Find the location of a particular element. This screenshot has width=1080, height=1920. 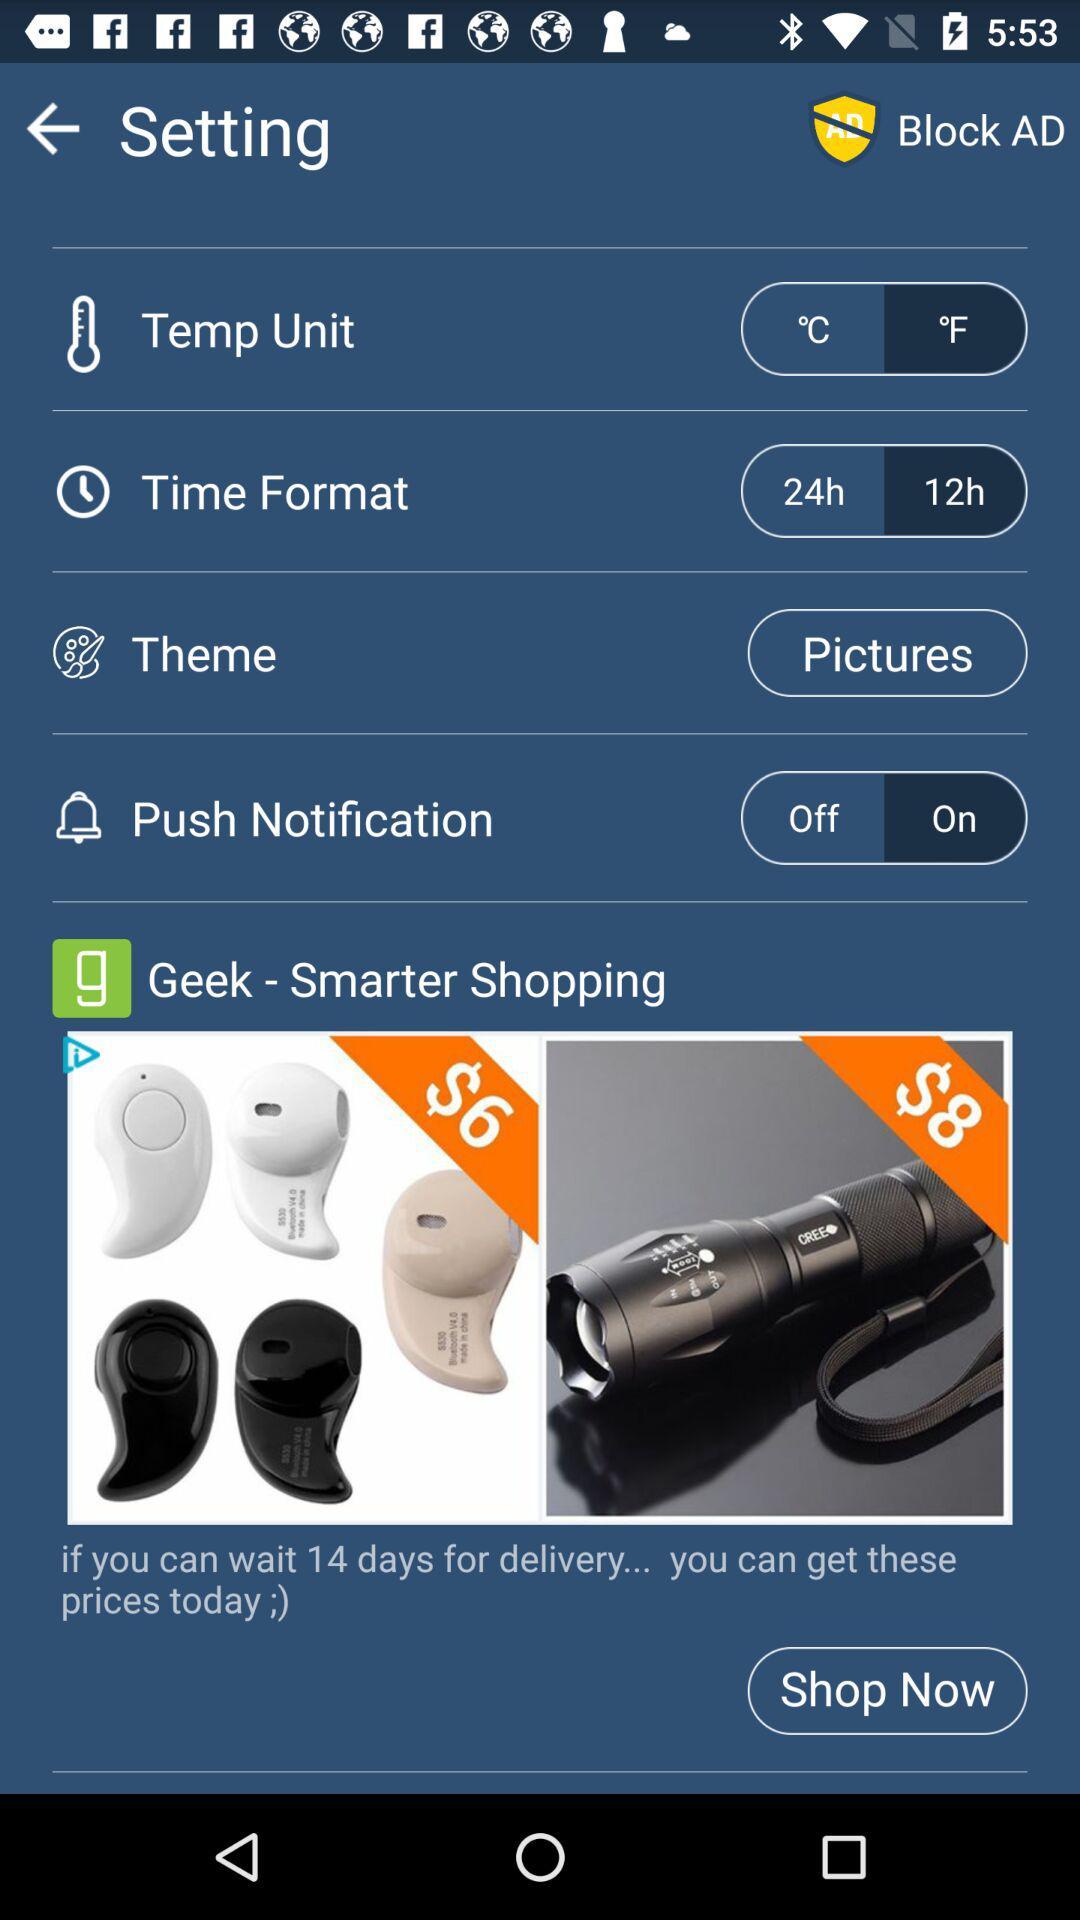

the arrow_backward icon is located at coordinates (51, 136).